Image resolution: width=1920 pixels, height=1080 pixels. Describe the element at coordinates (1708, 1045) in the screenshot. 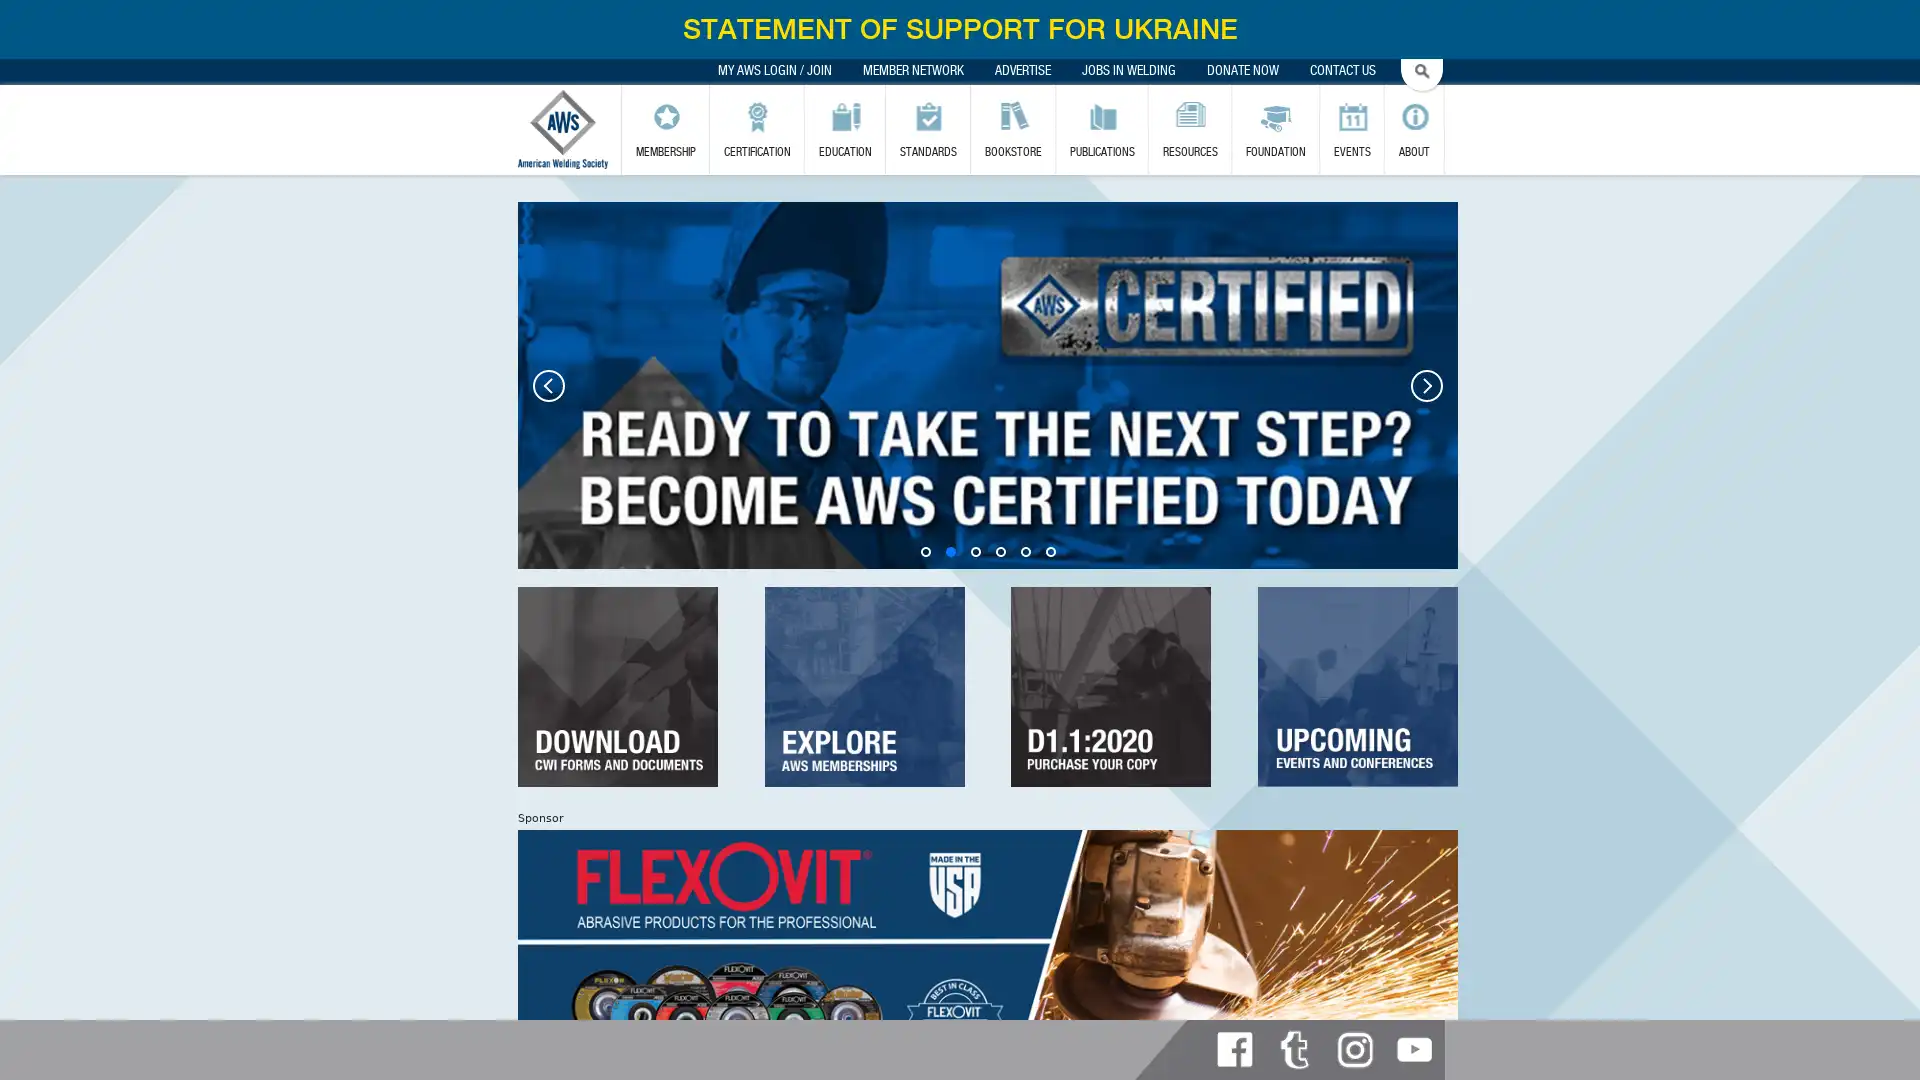

I see `Subscribe now` at that location.